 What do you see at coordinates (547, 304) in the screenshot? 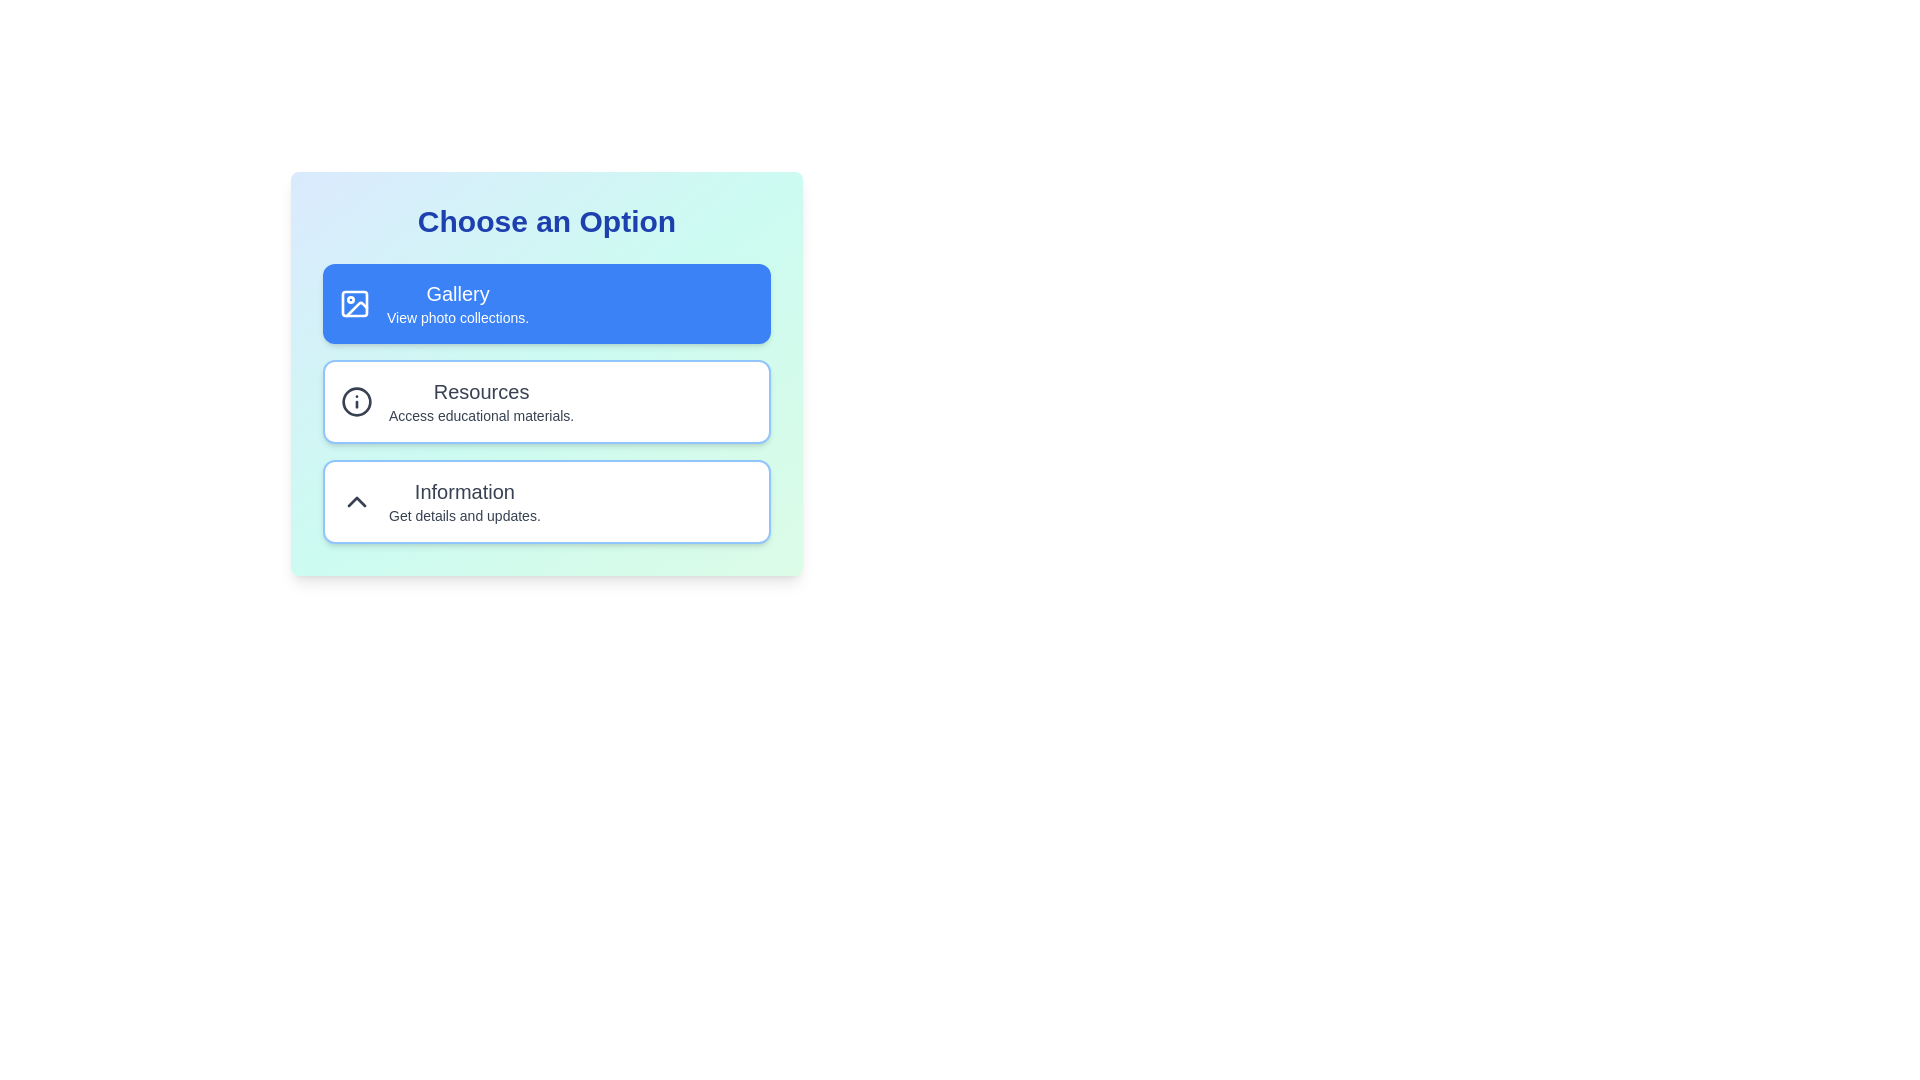
I see `the blue rectangular button labeled 'Gallery' at the top-center of the interface` at bounding box center [547, 304].